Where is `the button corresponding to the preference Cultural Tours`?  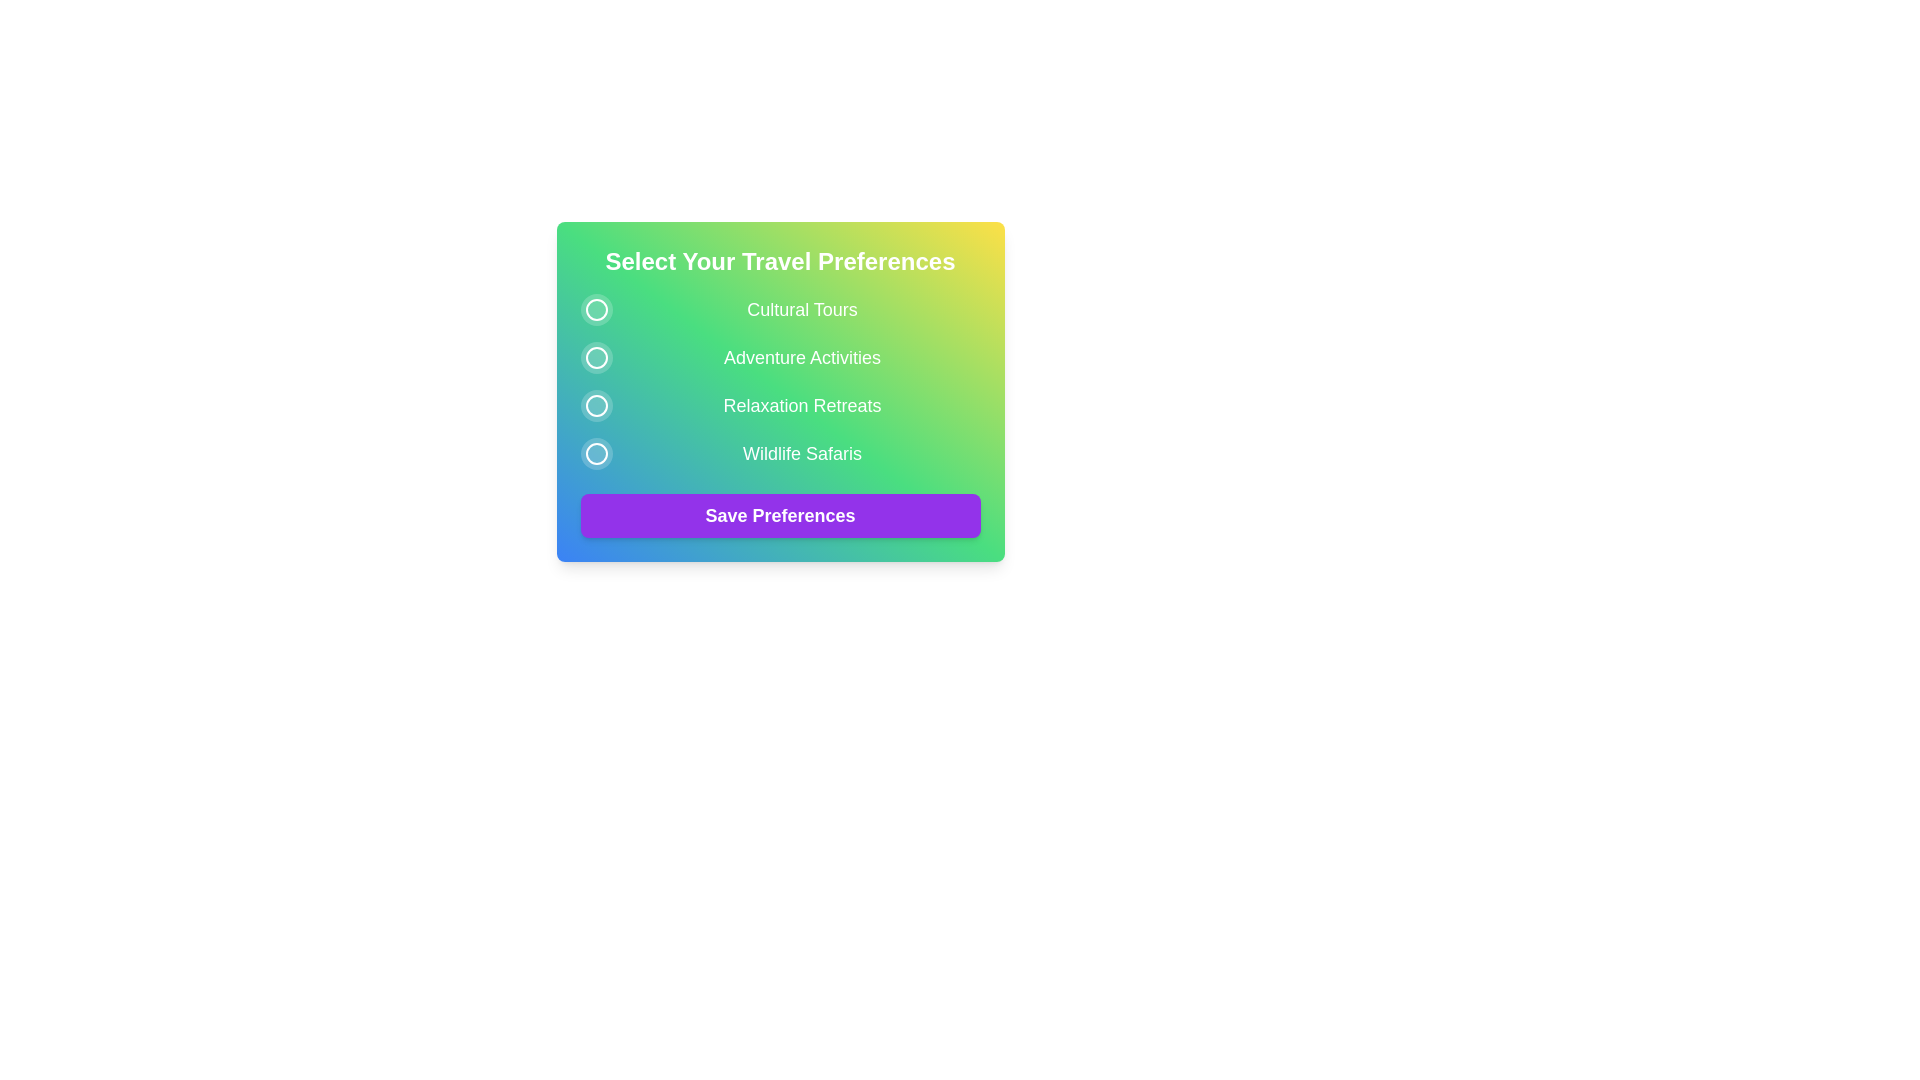 the button corresponding to the preference Cultural Tours is located at coordinates (595, 309).